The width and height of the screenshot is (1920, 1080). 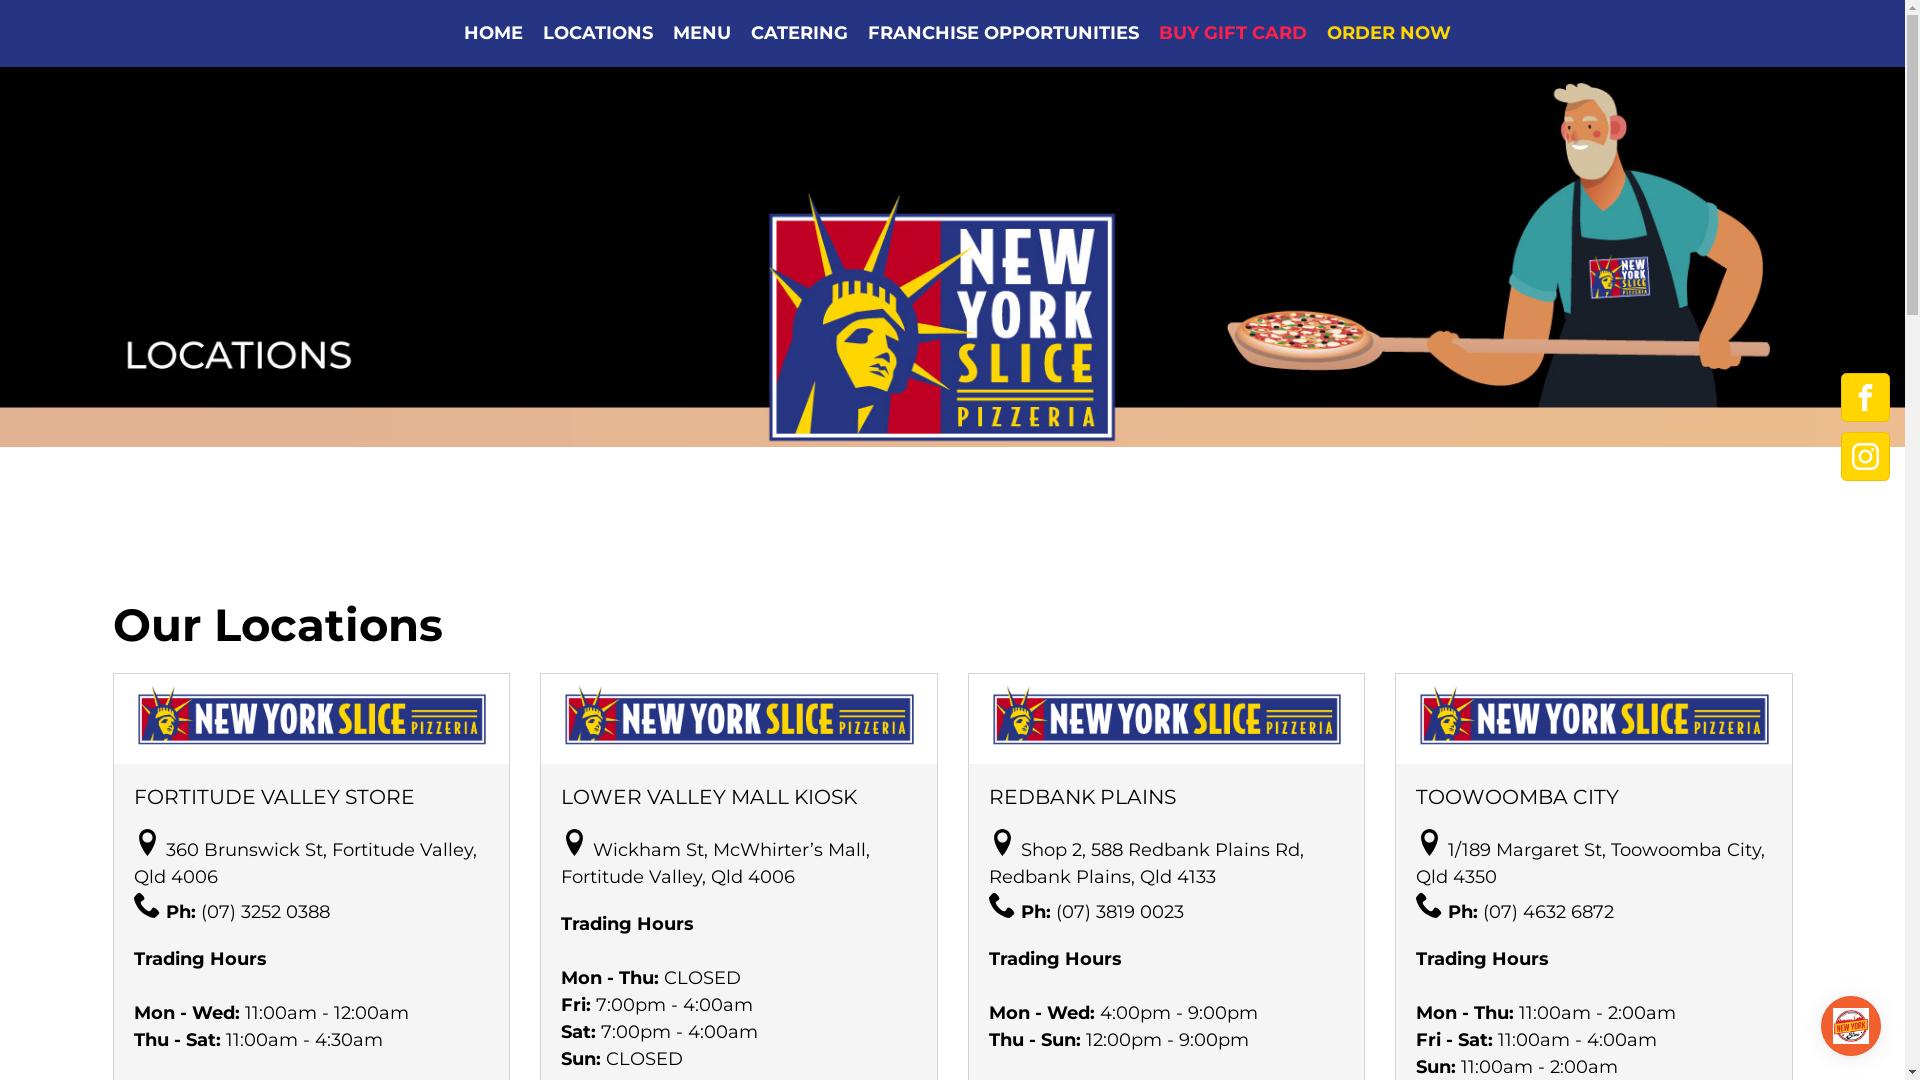 I want to click on '(07) 4632 6872', so click(x=1483, y=911).